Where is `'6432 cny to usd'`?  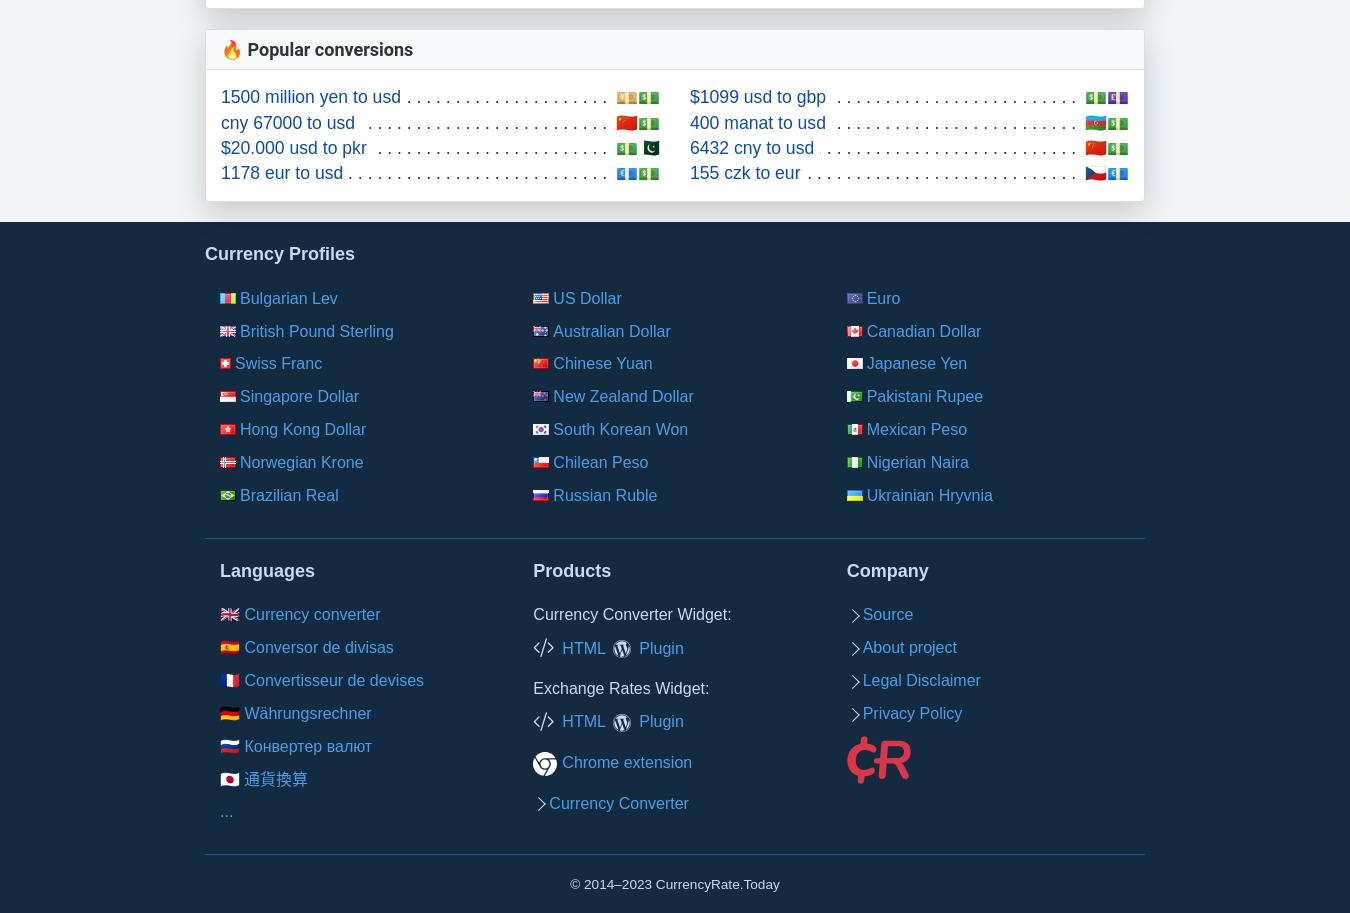
'6432 cny to usd' is located at coordinates (688, 145).